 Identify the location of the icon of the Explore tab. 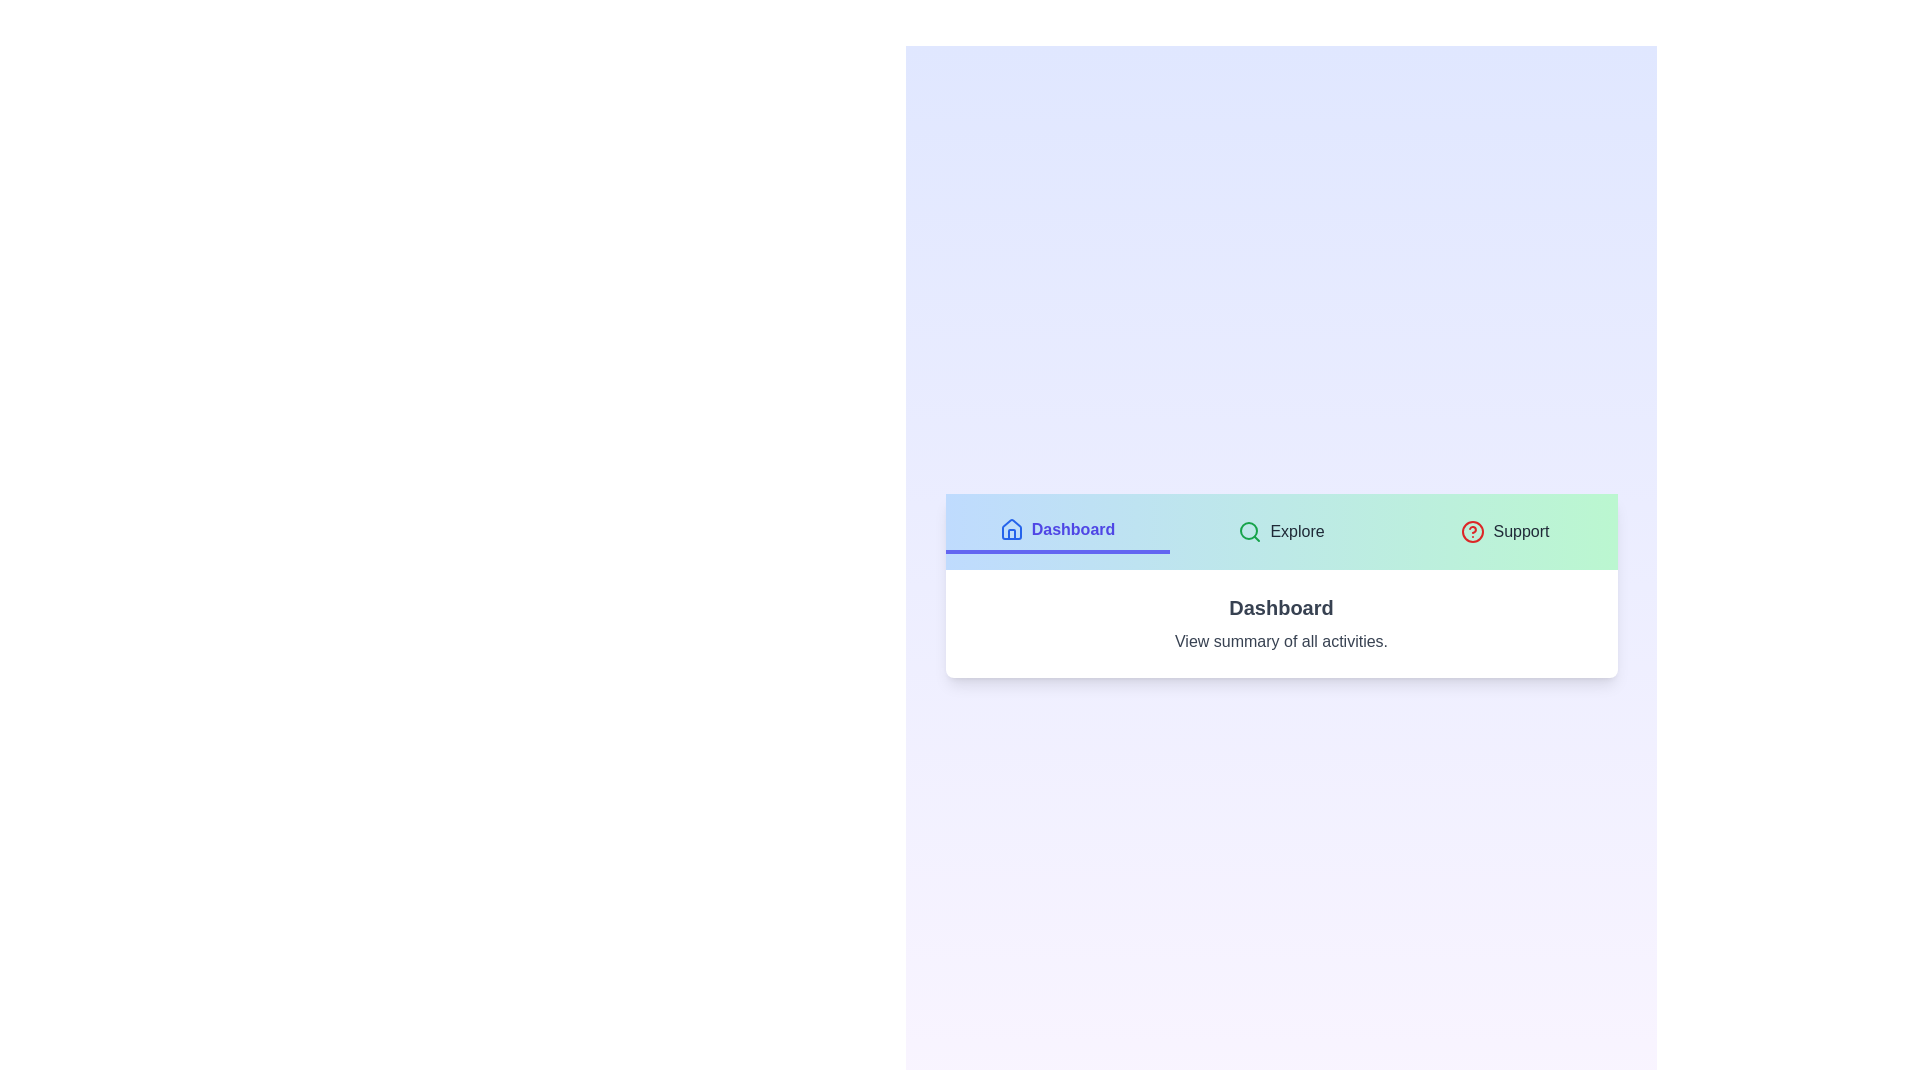
(1249, 531).